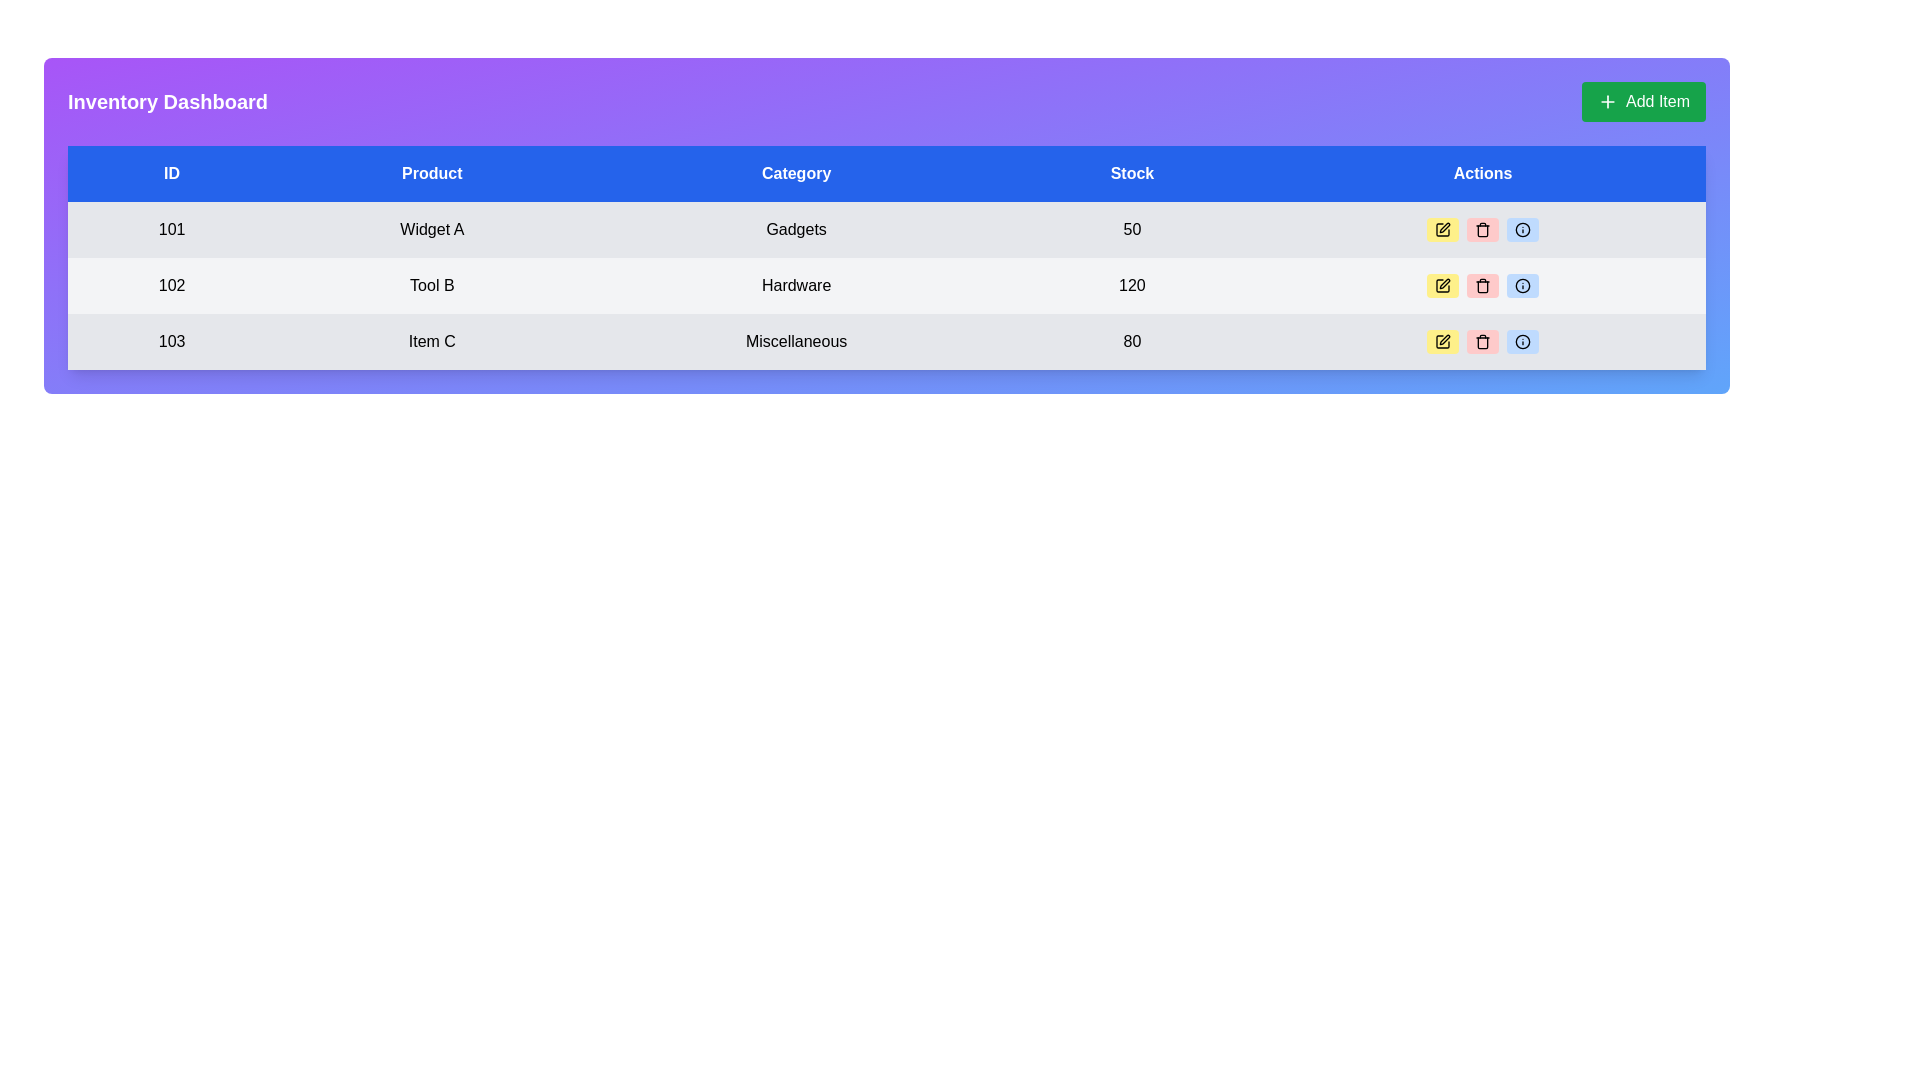  What do you see at coordinates (1483, 229) in the screenshot?
I see `the third button in the row of action buttons, which has a trash icon` at bounding box center [1483, 229].